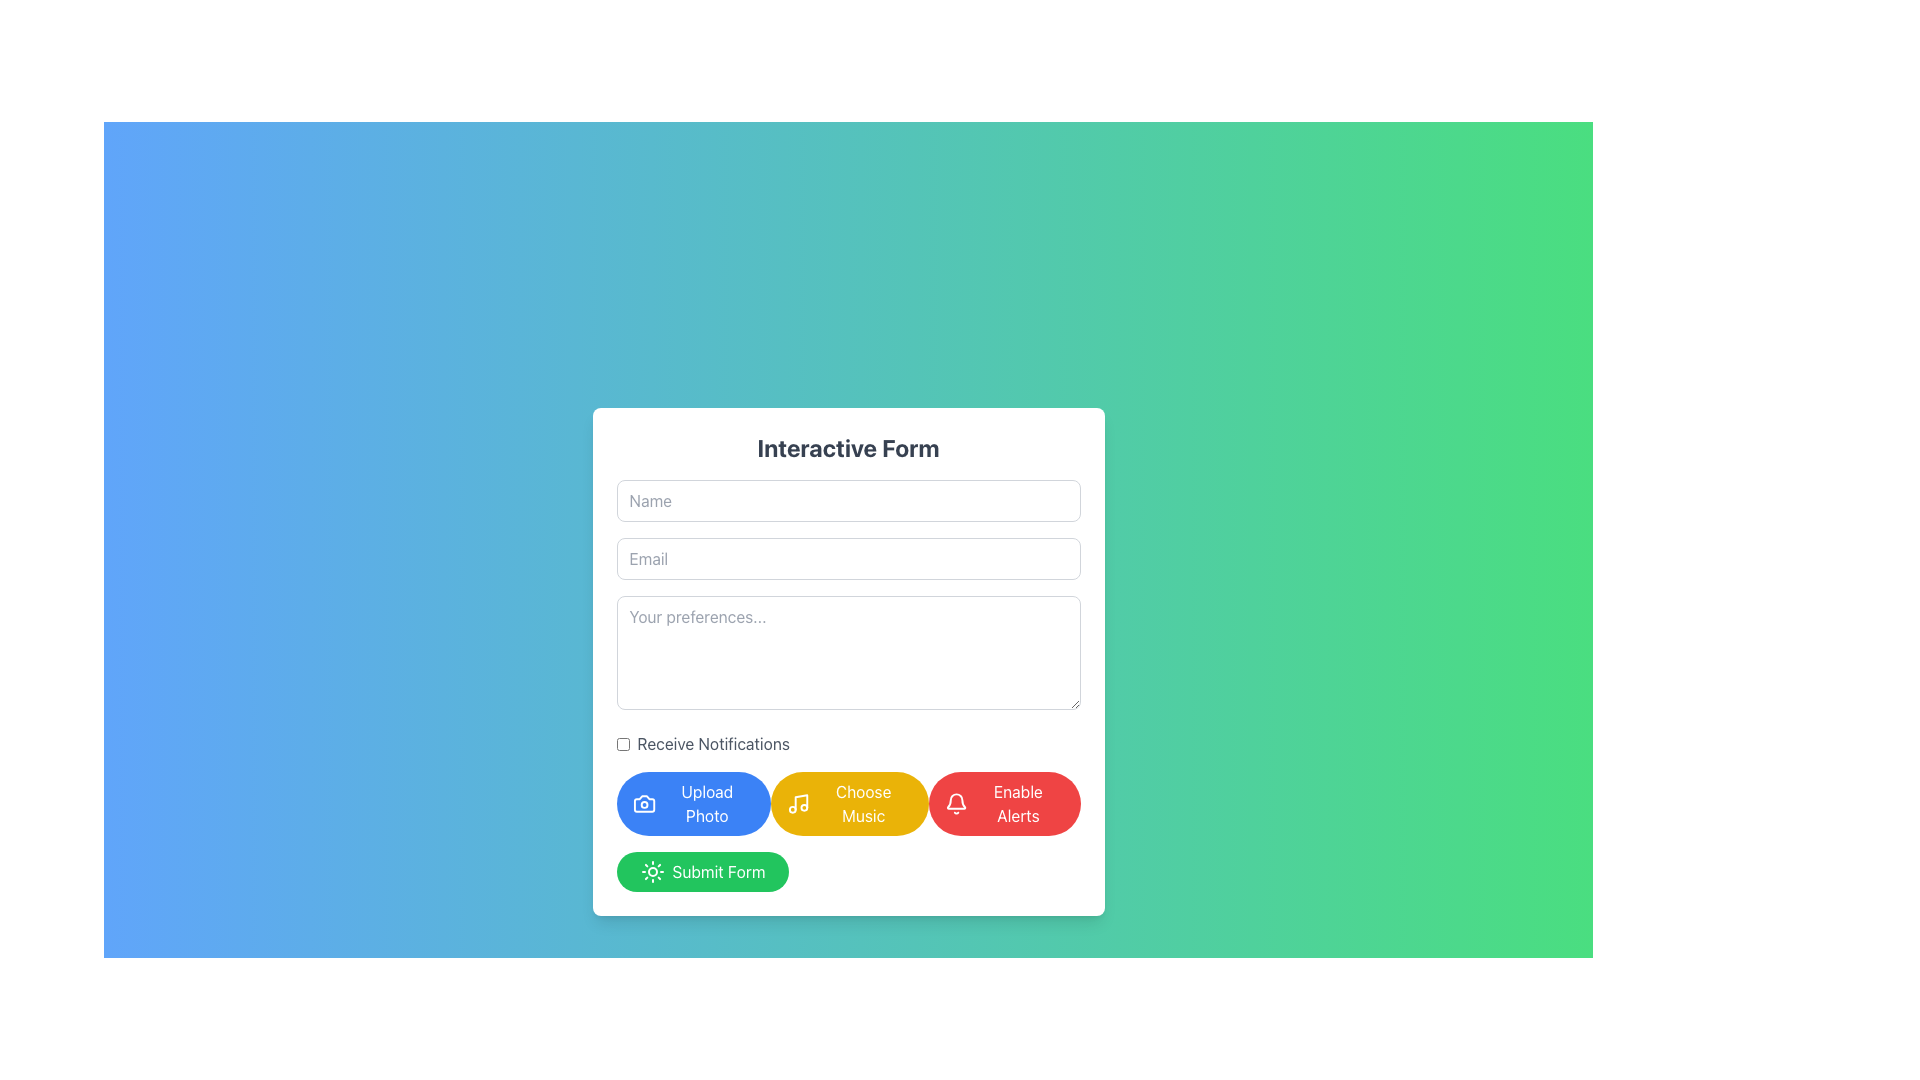 This screenshot has width=1920, height=1080. Describe the element at coordinates (955, 800) in the screenshot. I see `the bell icon button, which is an outline of a bell symbol used to depict notifications` at that location.